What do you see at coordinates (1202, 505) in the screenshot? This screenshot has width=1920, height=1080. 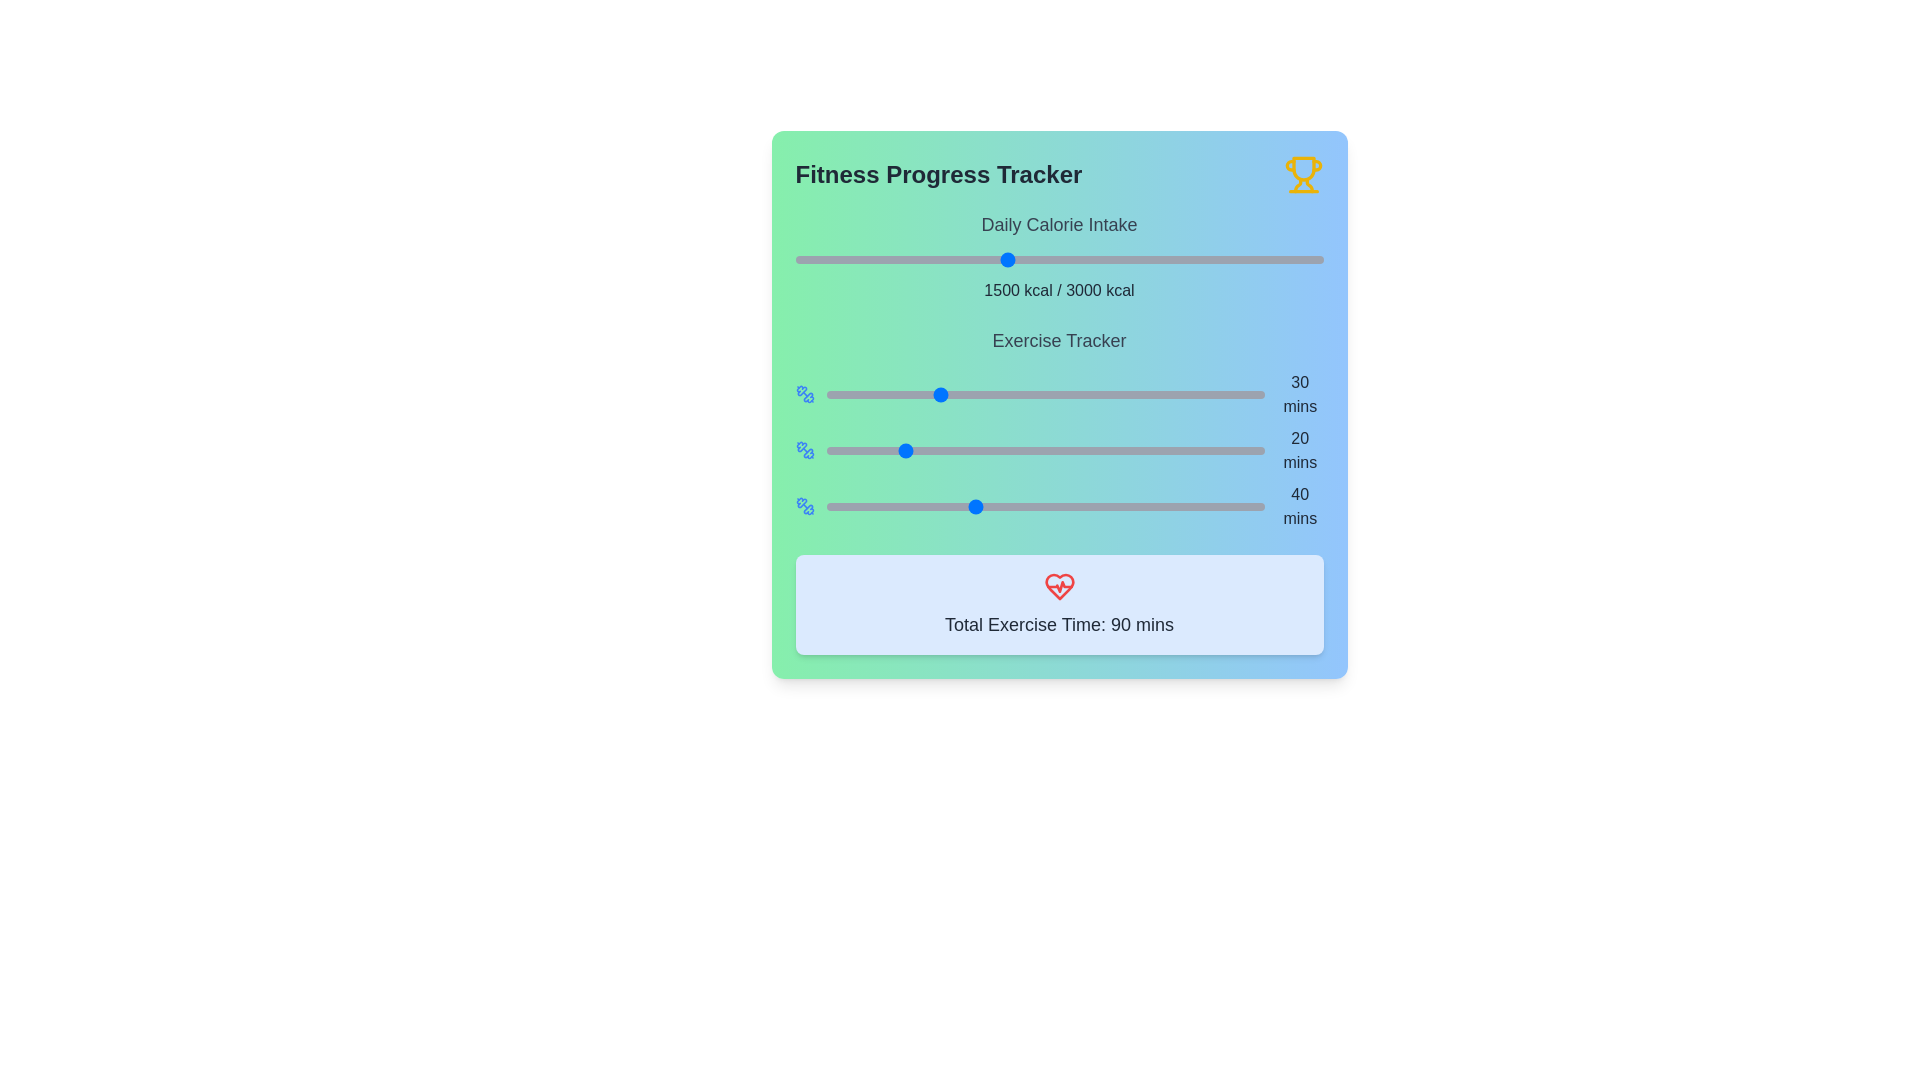 I see `the exercise time` at bounding box center [1202, 505].